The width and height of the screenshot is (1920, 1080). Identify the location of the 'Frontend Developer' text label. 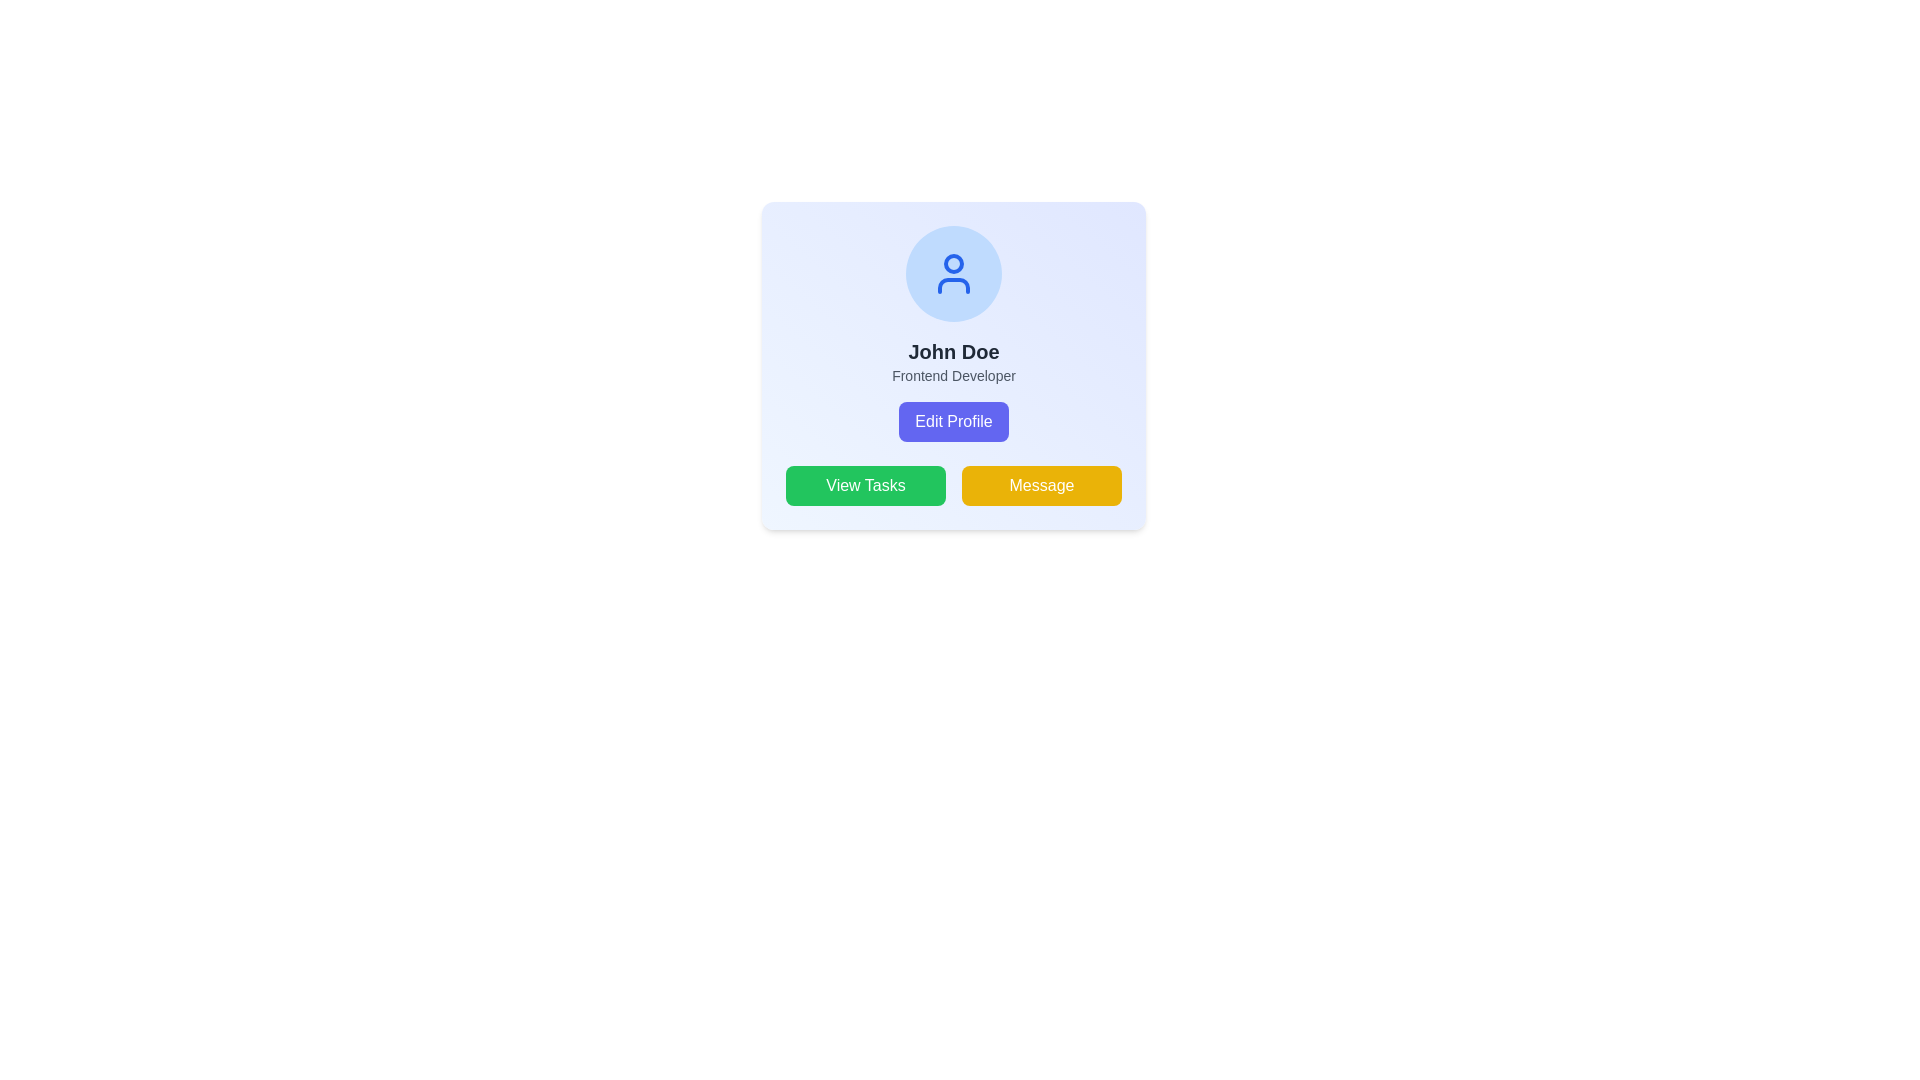
(953, 375).